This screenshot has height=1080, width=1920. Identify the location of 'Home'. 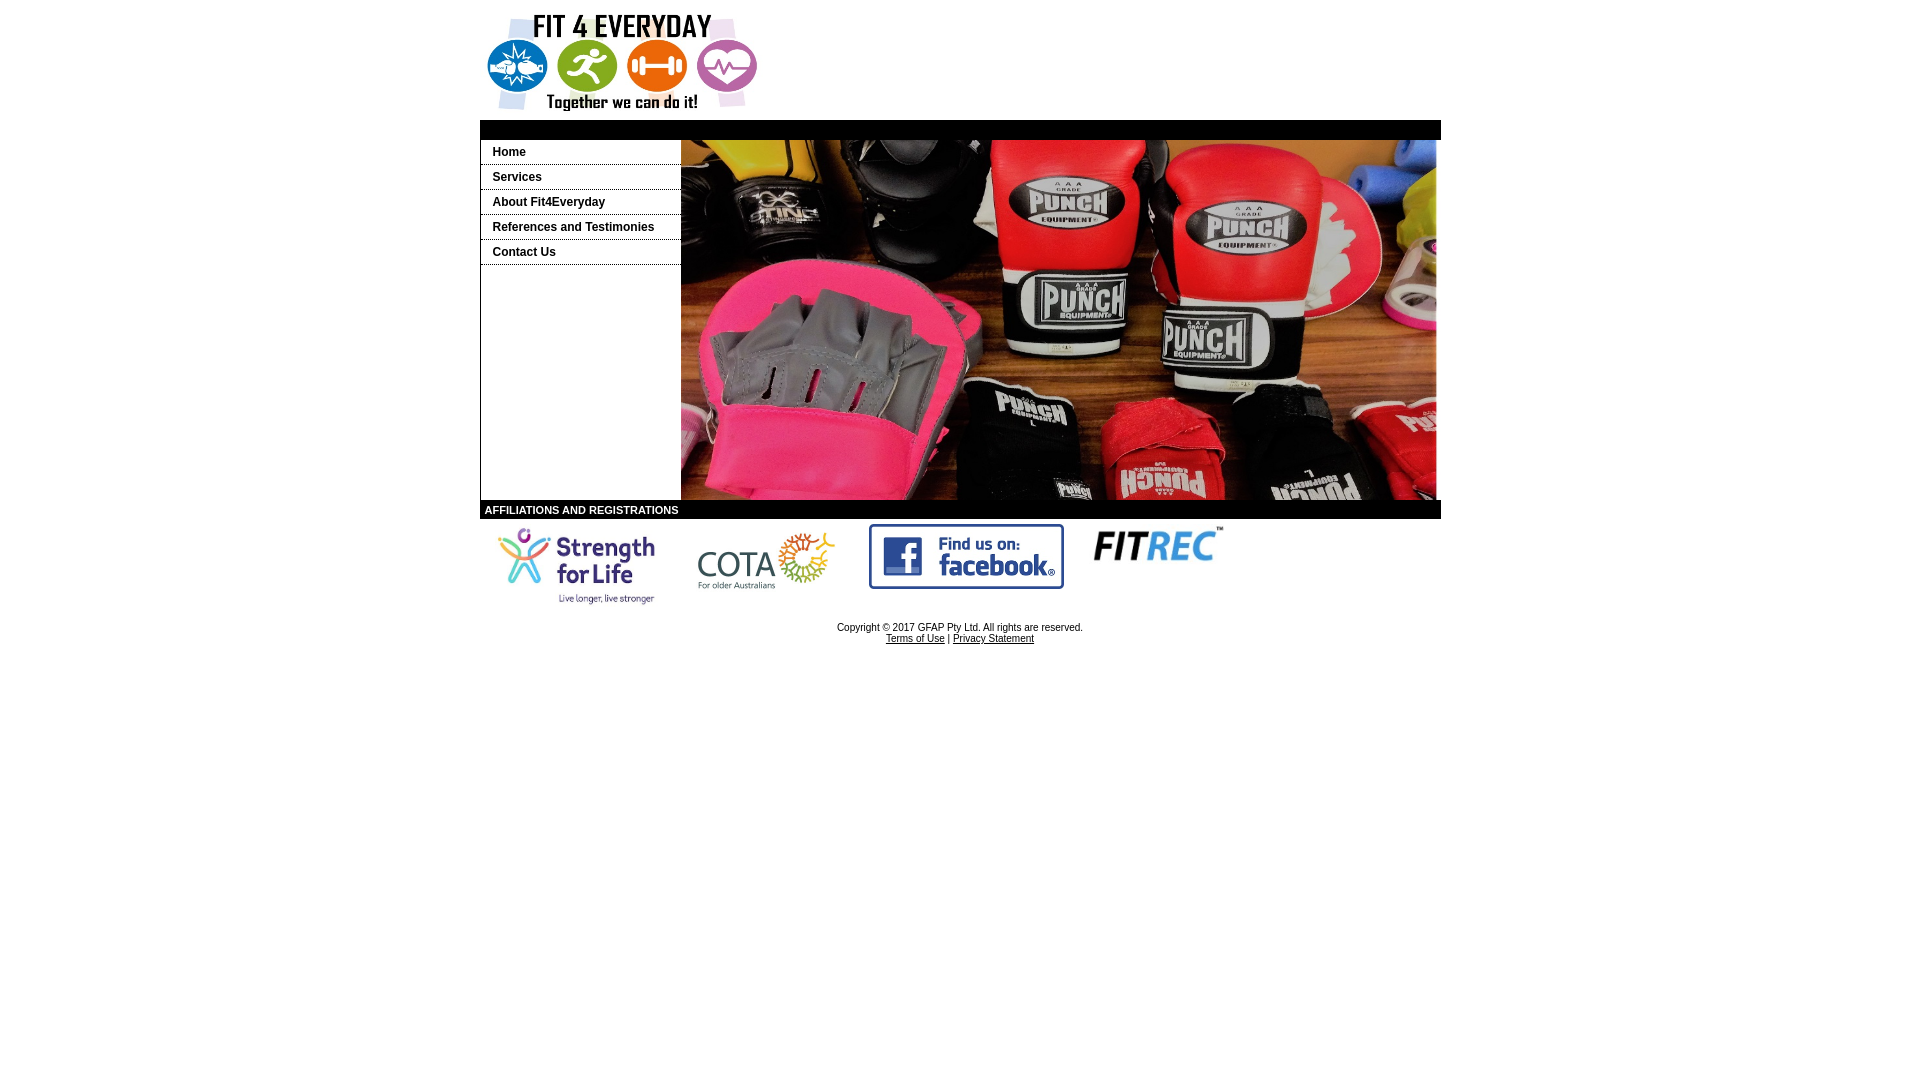
(480, 151).